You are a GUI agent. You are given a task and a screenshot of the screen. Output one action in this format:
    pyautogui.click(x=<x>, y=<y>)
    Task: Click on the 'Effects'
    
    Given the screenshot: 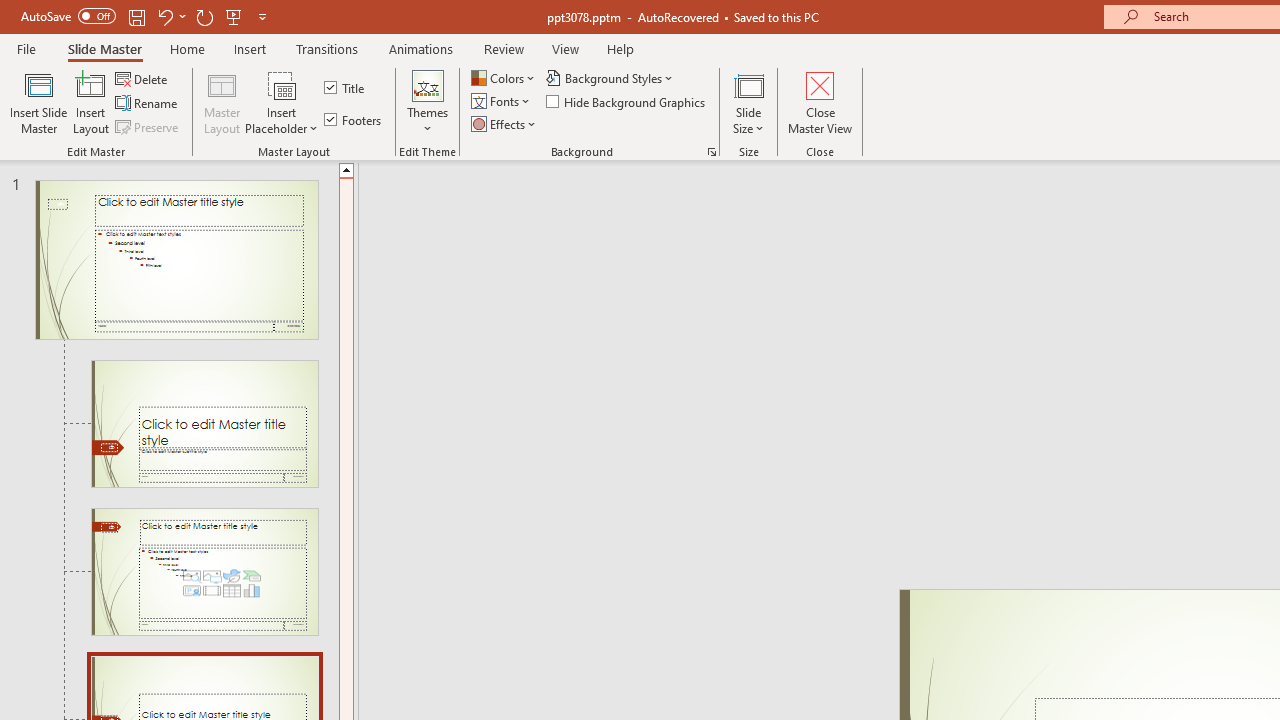 What is the action you would take?
    pyautogui.click(x=505, y=124)
    